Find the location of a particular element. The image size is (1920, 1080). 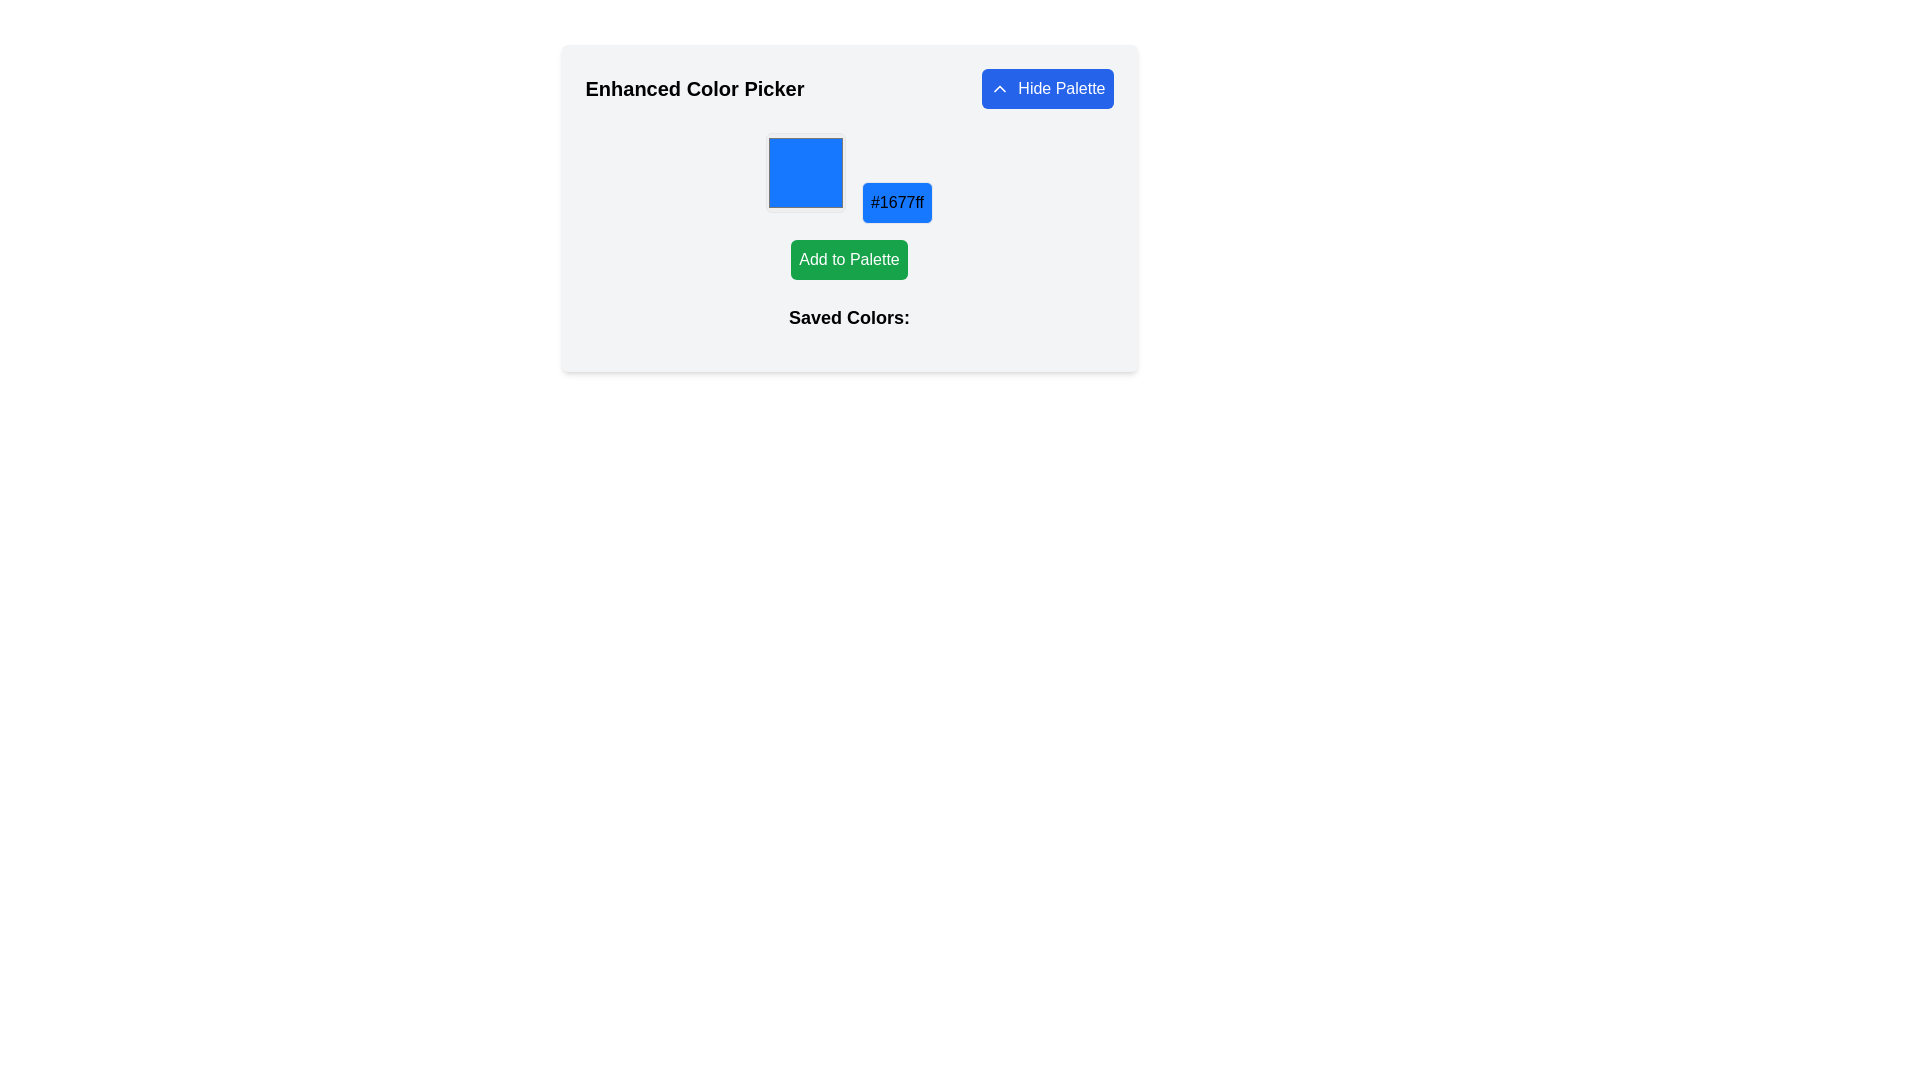

the hexadecimal color code '#1677ff' displayed in the text box or label located to the right of the blue square color preview element in the color picker interface is located at coordinates (896, 203).